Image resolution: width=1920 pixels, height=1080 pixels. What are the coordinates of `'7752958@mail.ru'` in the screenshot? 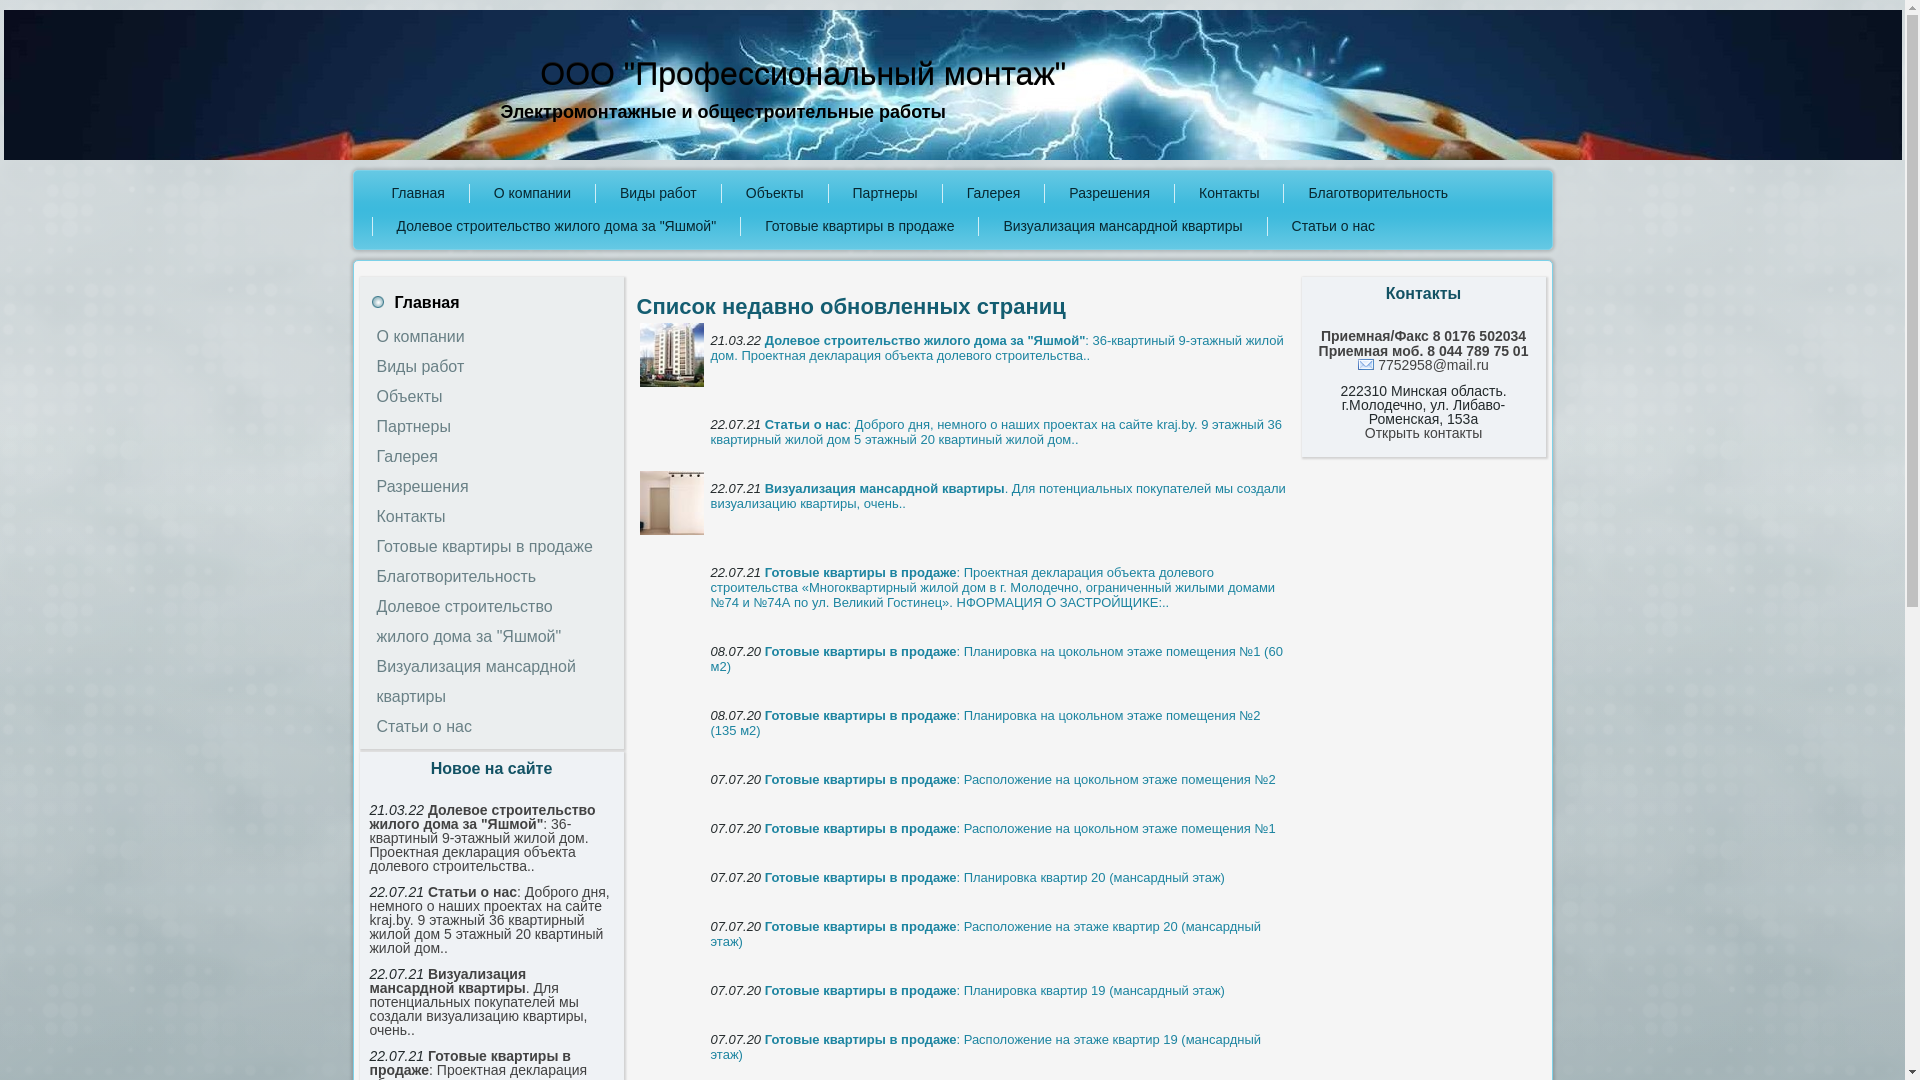 It's located at (1358, 365).